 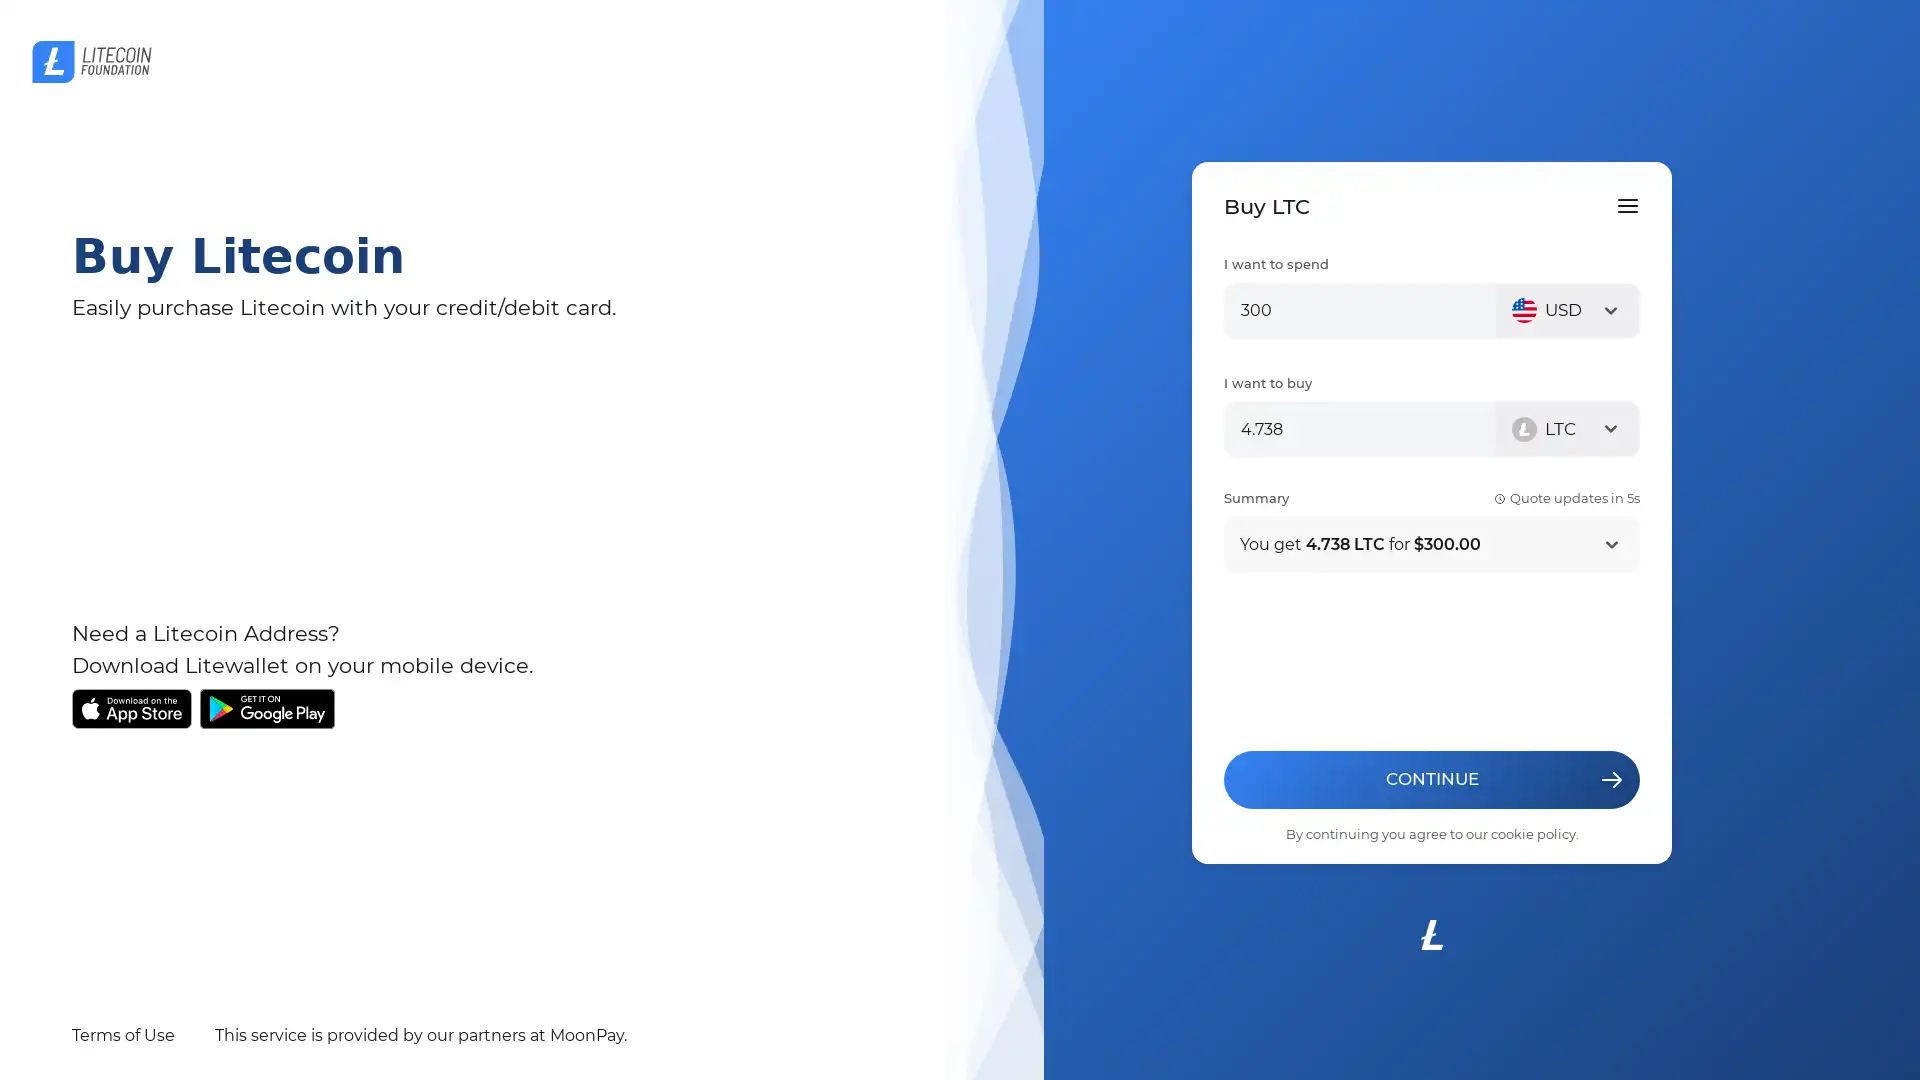 I want to click on You get 4.738 LTC for $300.00, so click(x=1430, y=543).